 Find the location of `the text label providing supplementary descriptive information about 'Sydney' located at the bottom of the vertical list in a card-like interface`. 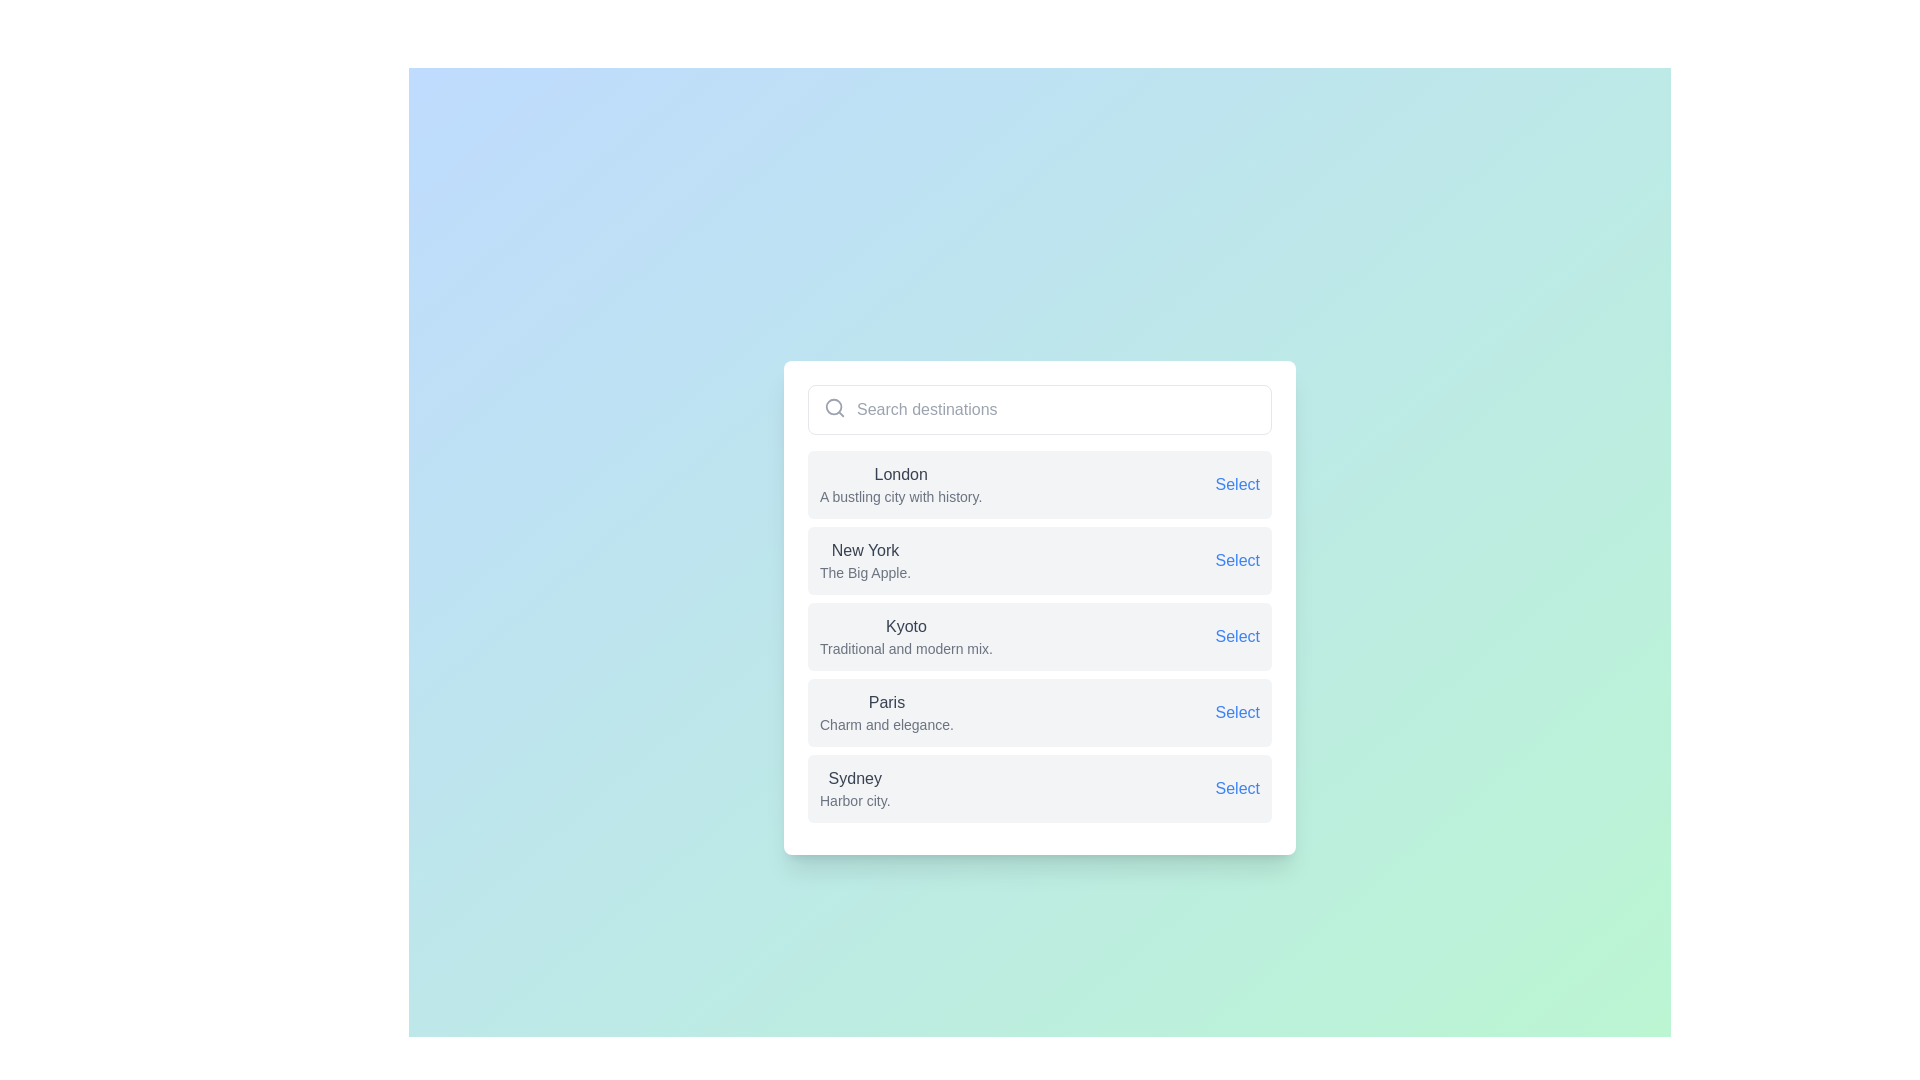

the text label providing supplementary descriptive information about 'Sydney' located at the bottom of the vertical list in a card-like interface is located at coordinates (855, 800).